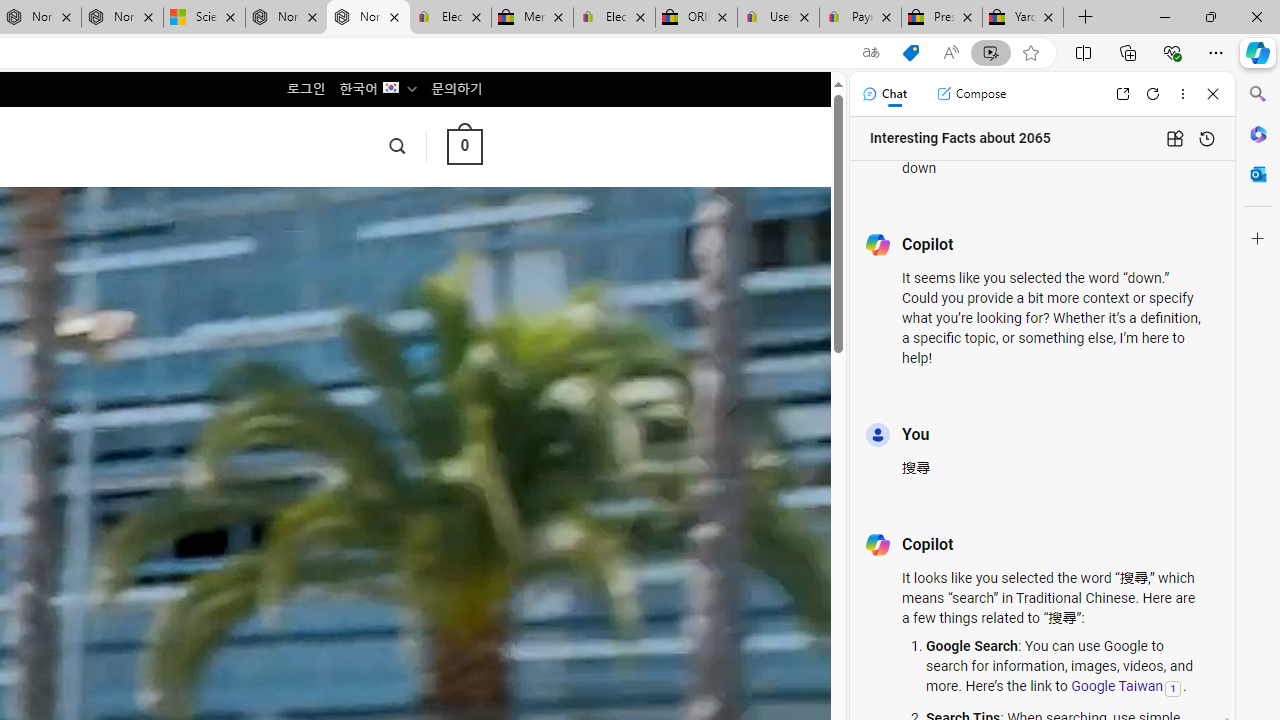 Image resolution: width=1280 pixels, height=720 pixels. Describe the element at coordinates (871, 52) in the screenshot. I see `'Show translate options'` at that location.